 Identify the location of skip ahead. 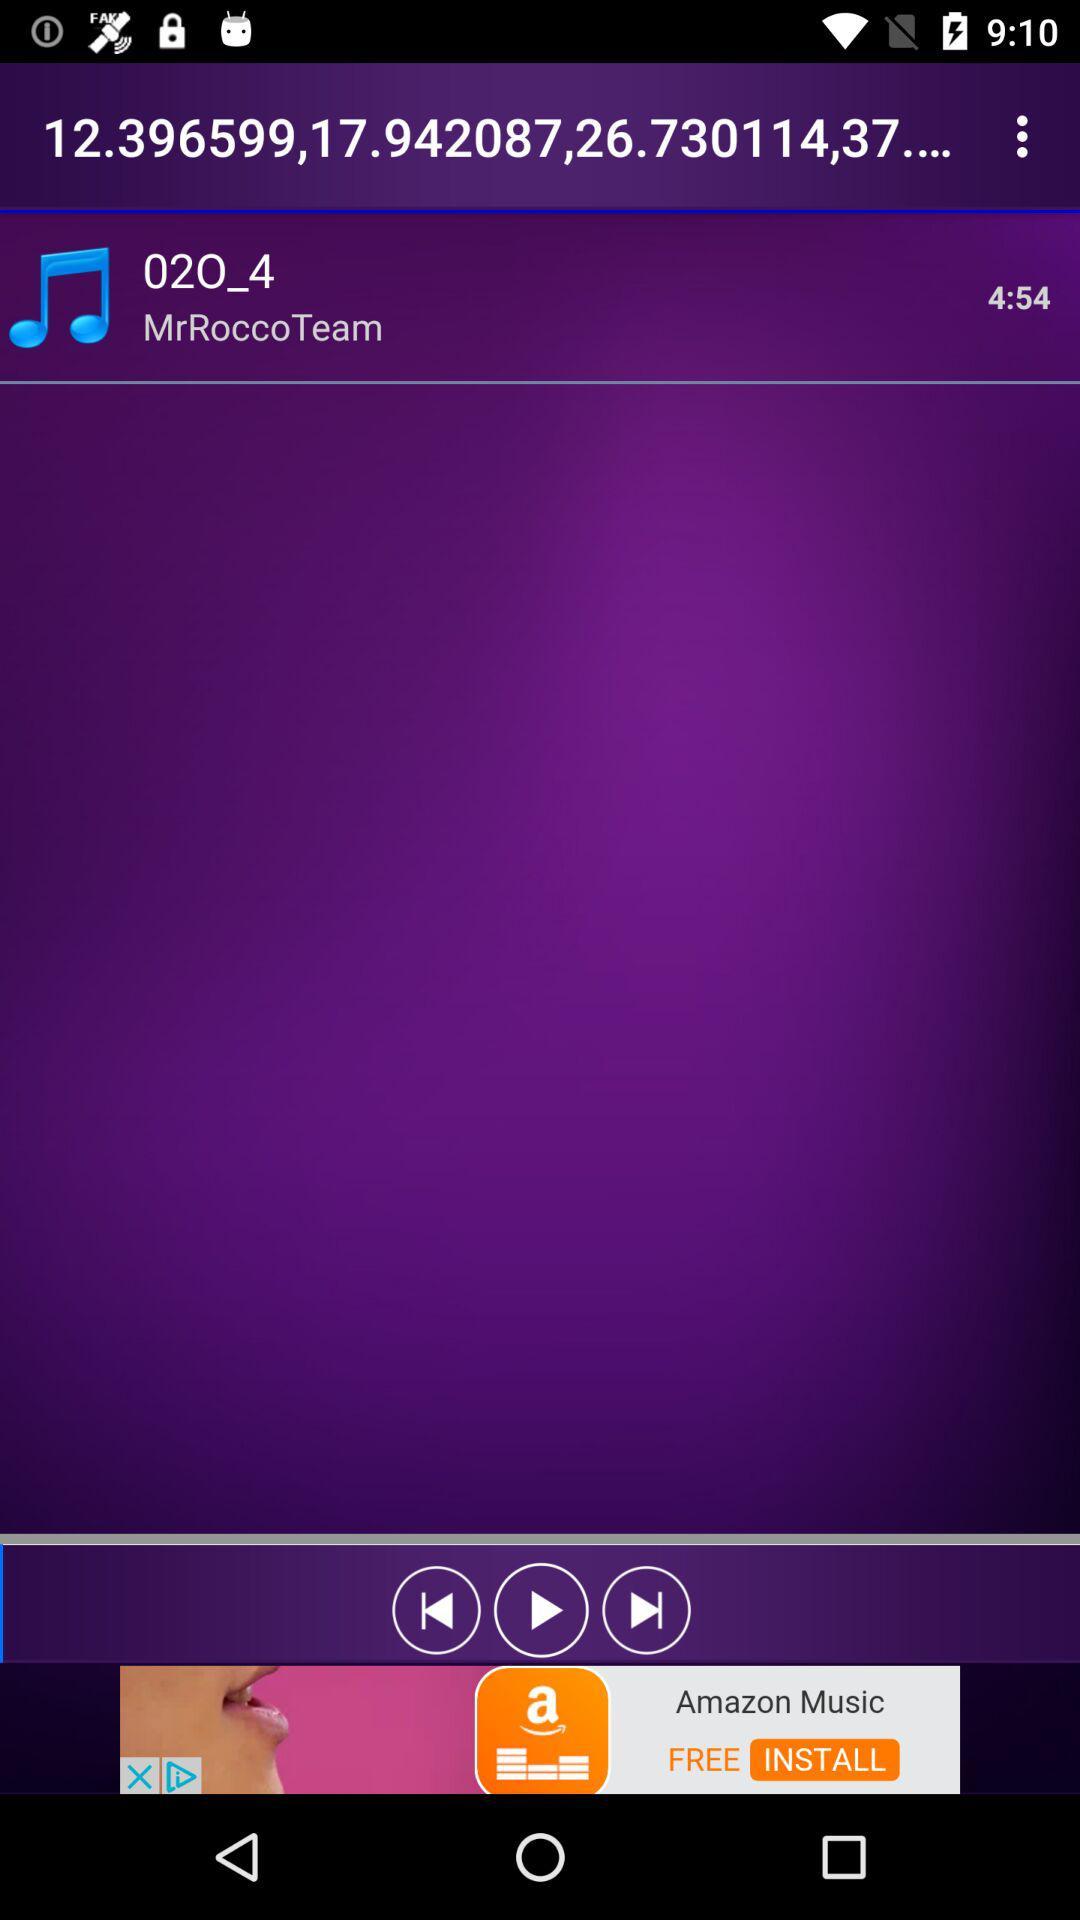
(646, 1610).